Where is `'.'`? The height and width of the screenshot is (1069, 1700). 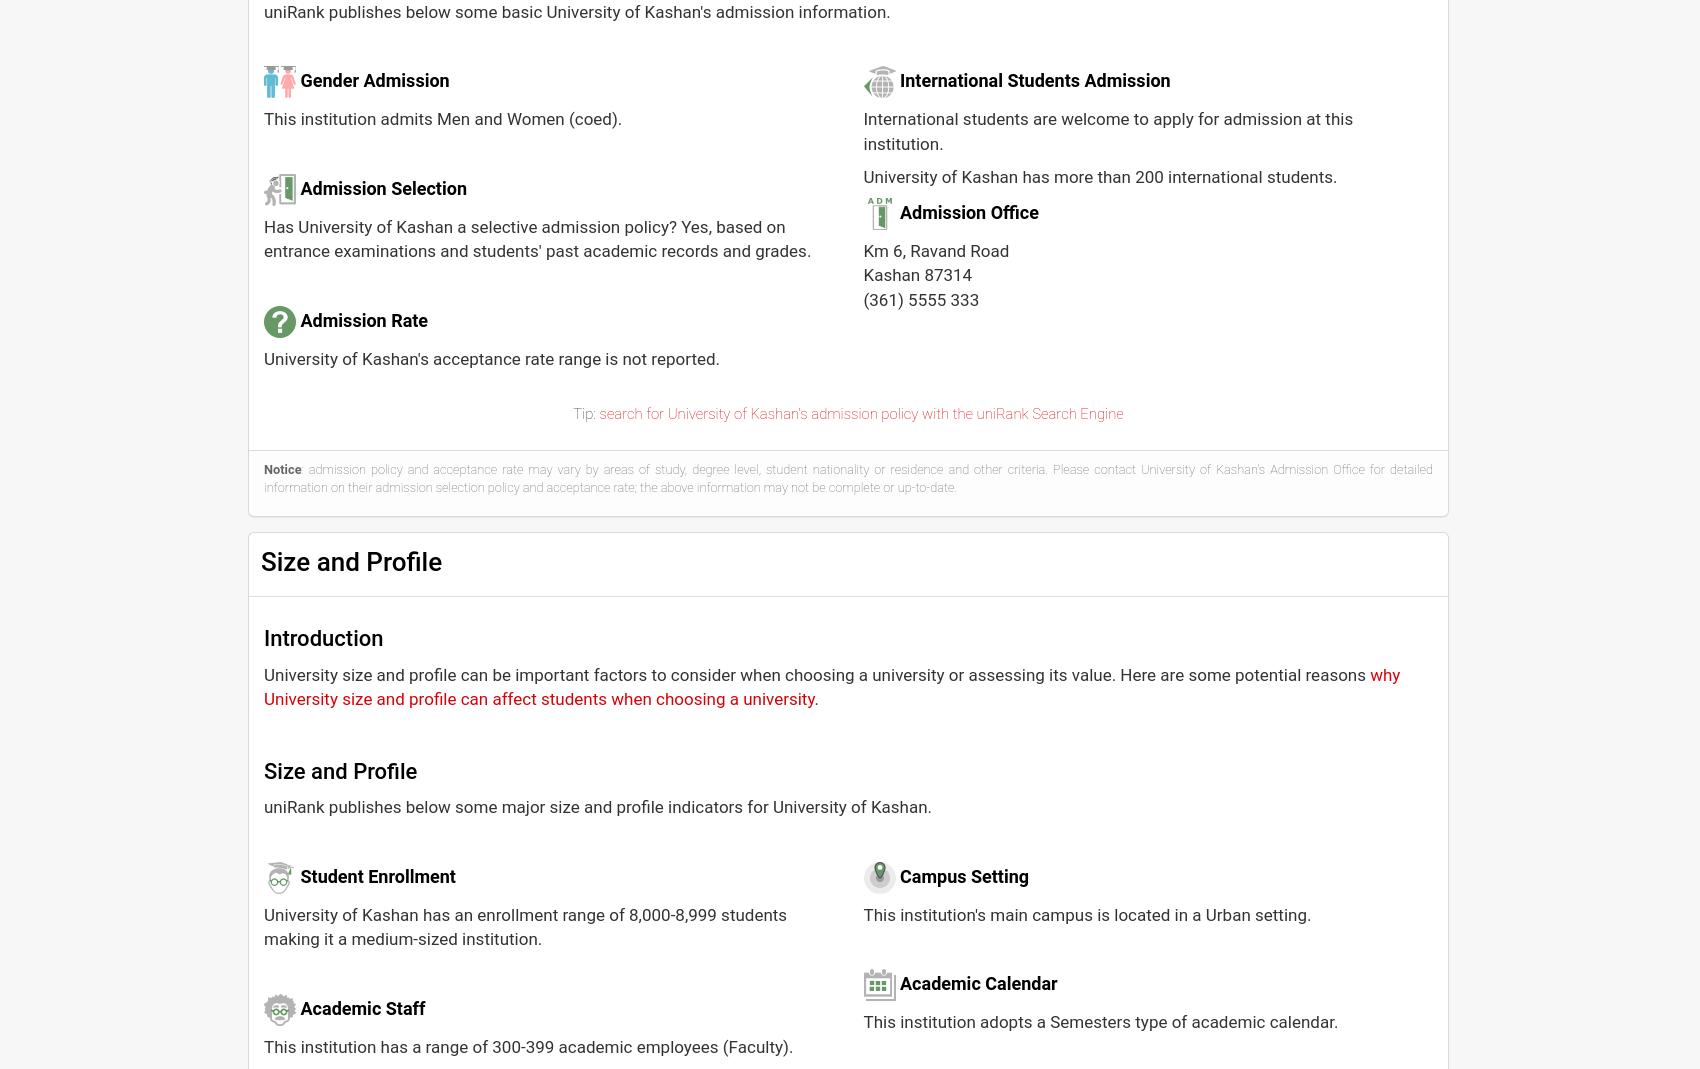
'.' is located at coordinates (815, 698).